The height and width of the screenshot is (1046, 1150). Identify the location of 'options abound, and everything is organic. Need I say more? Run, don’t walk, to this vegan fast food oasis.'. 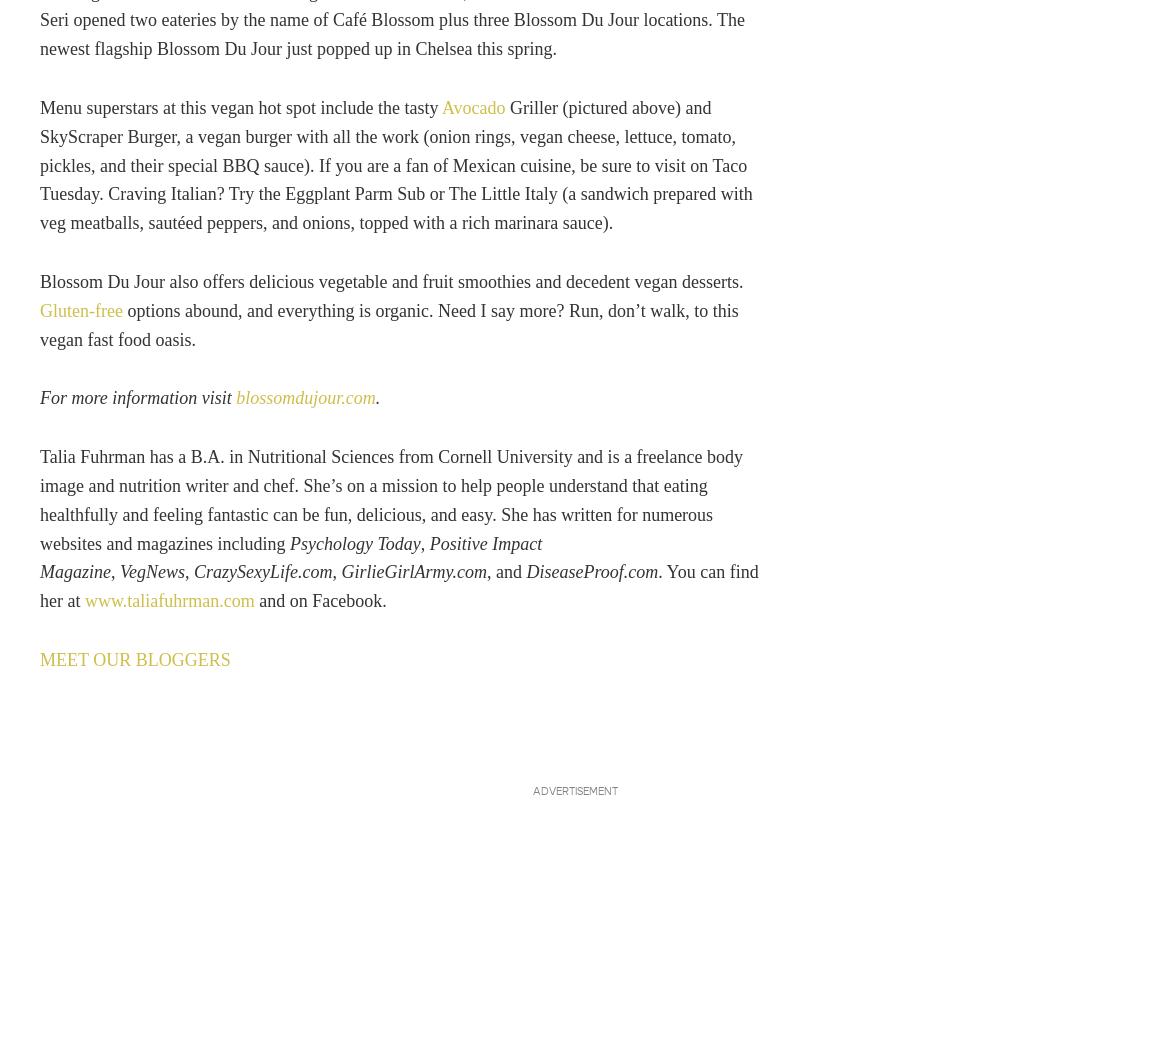
(39, 323).